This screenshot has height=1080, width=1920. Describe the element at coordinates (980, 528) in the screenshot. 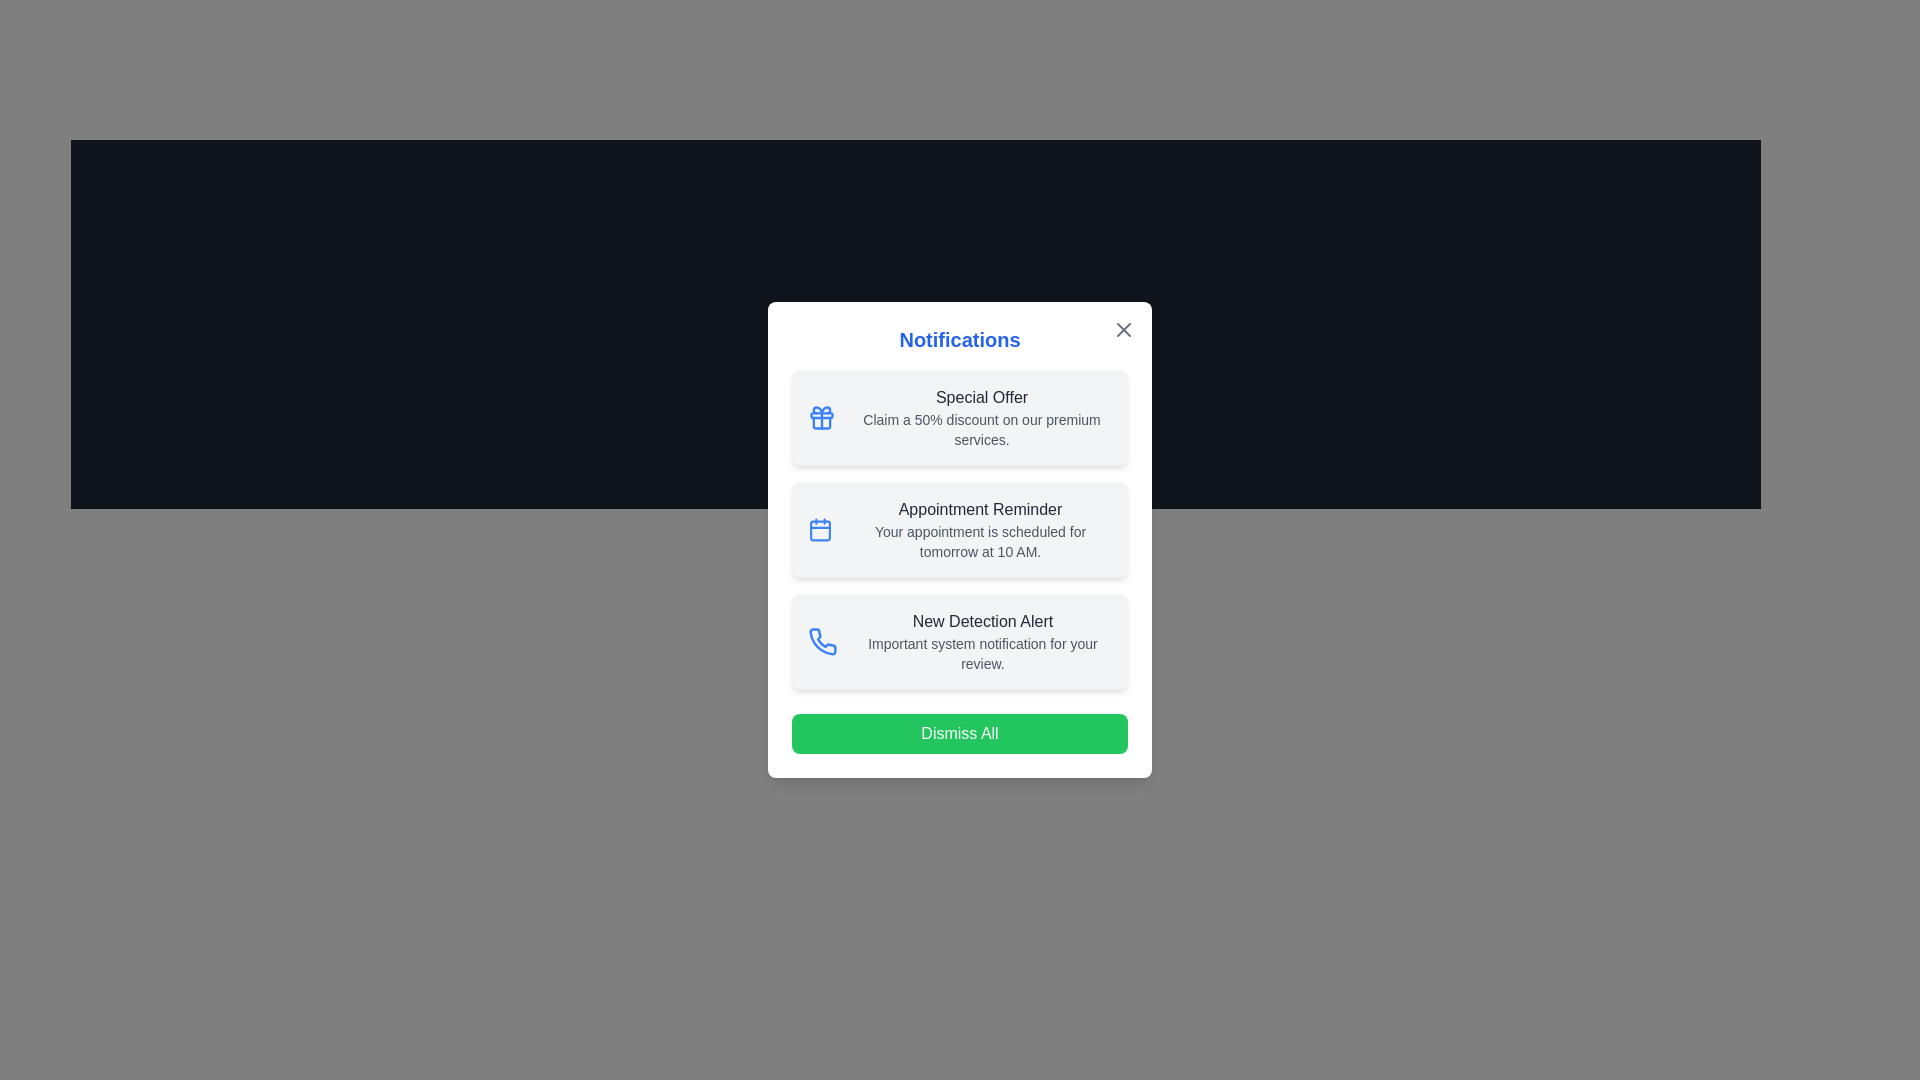

I see `the text block that informs the user of an upcoming appointment, which is the second item in a vertical list of notifications` at that location.